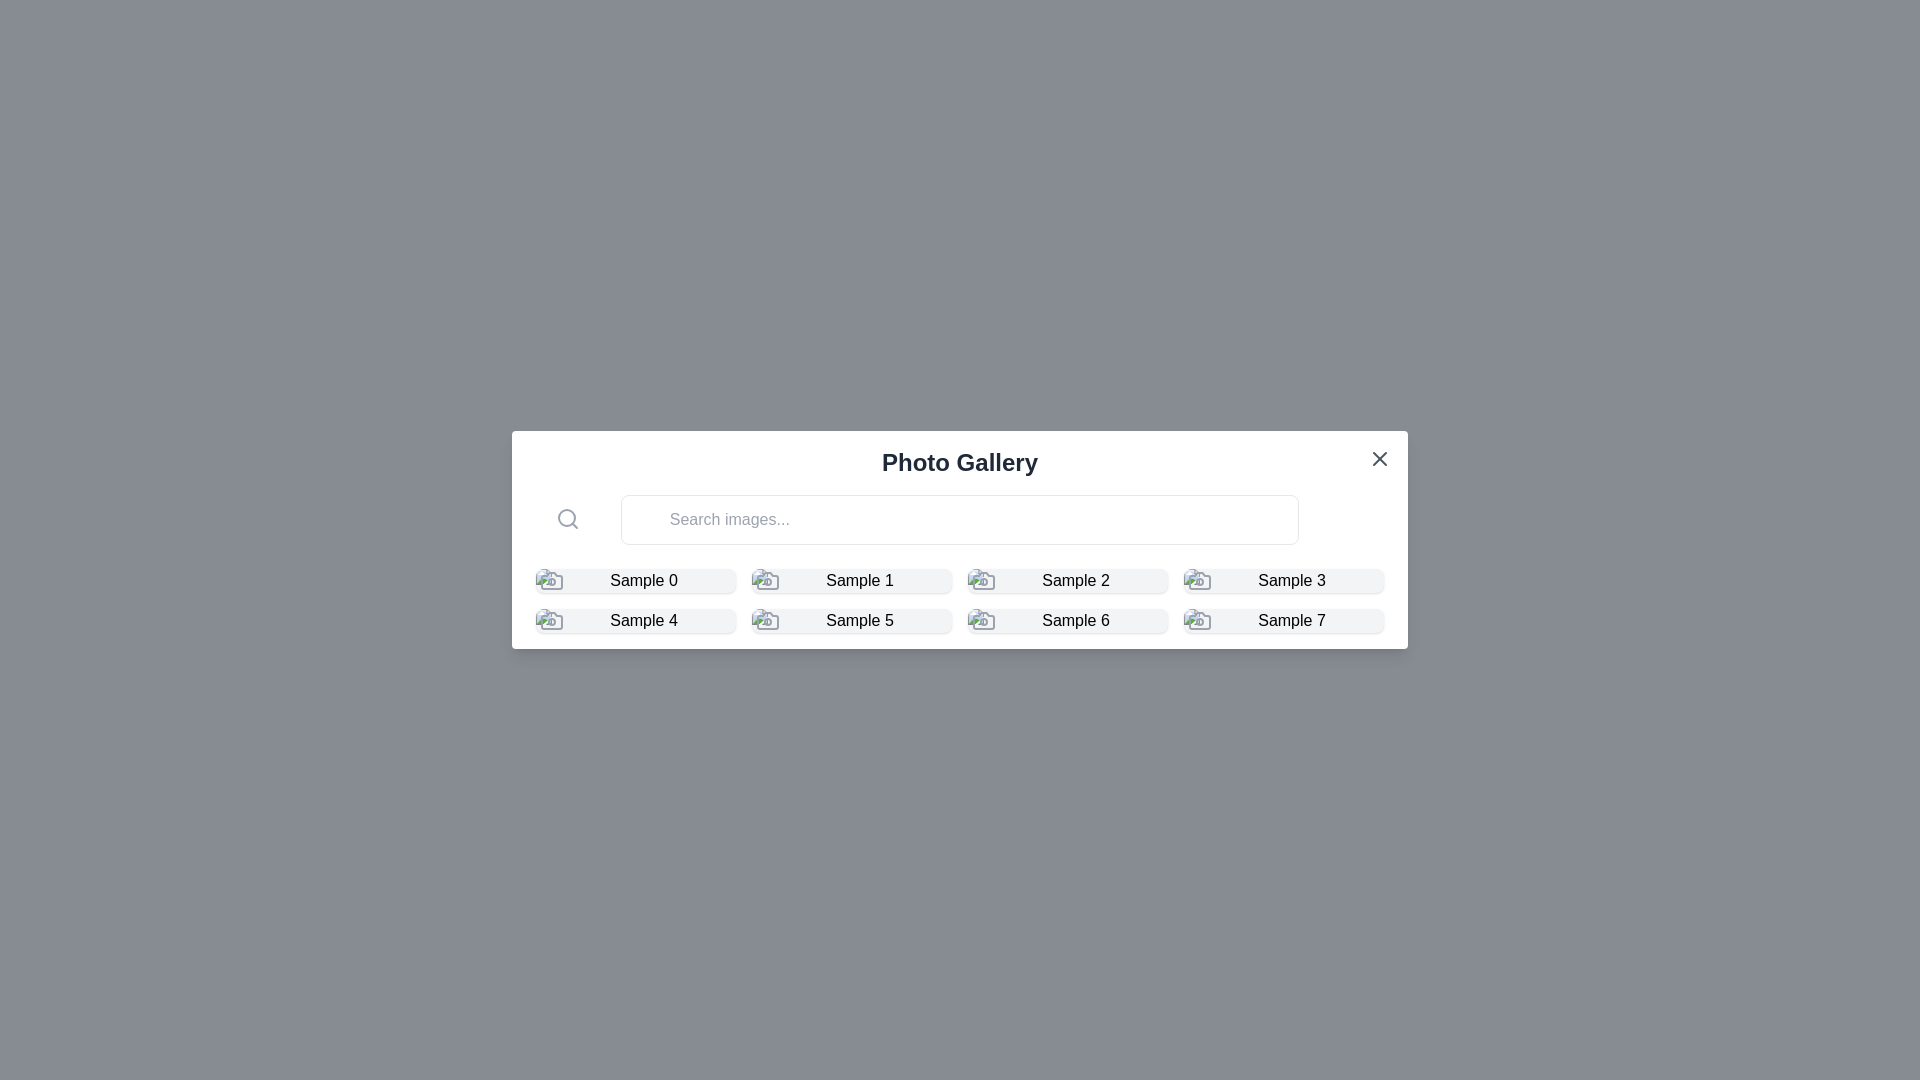 The height and width of the screenshot is (1080, 1920). Describe the element at coordinates (767, 581) in the screenshot. I see `the camera graphic icon located within the 'Sample 1' picture box` at that location.